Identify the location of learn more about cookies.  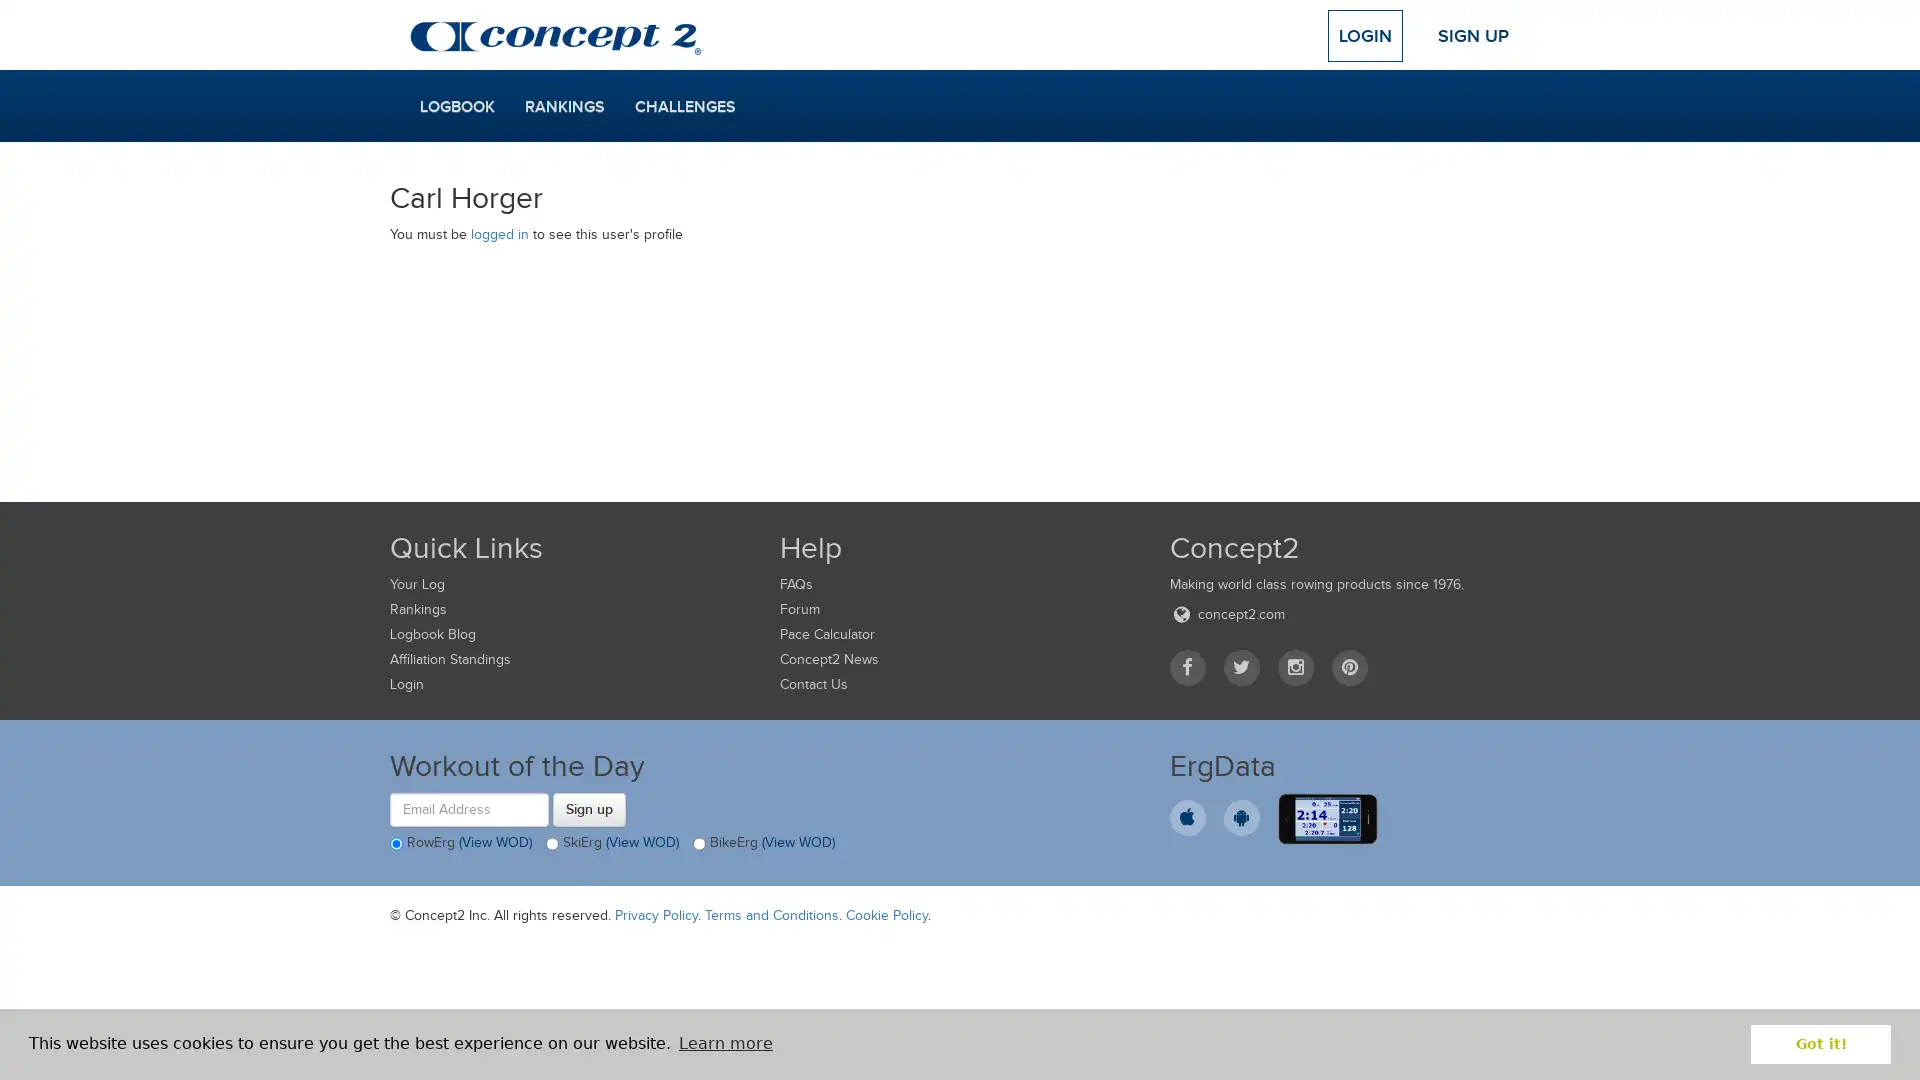
(724, 1043).